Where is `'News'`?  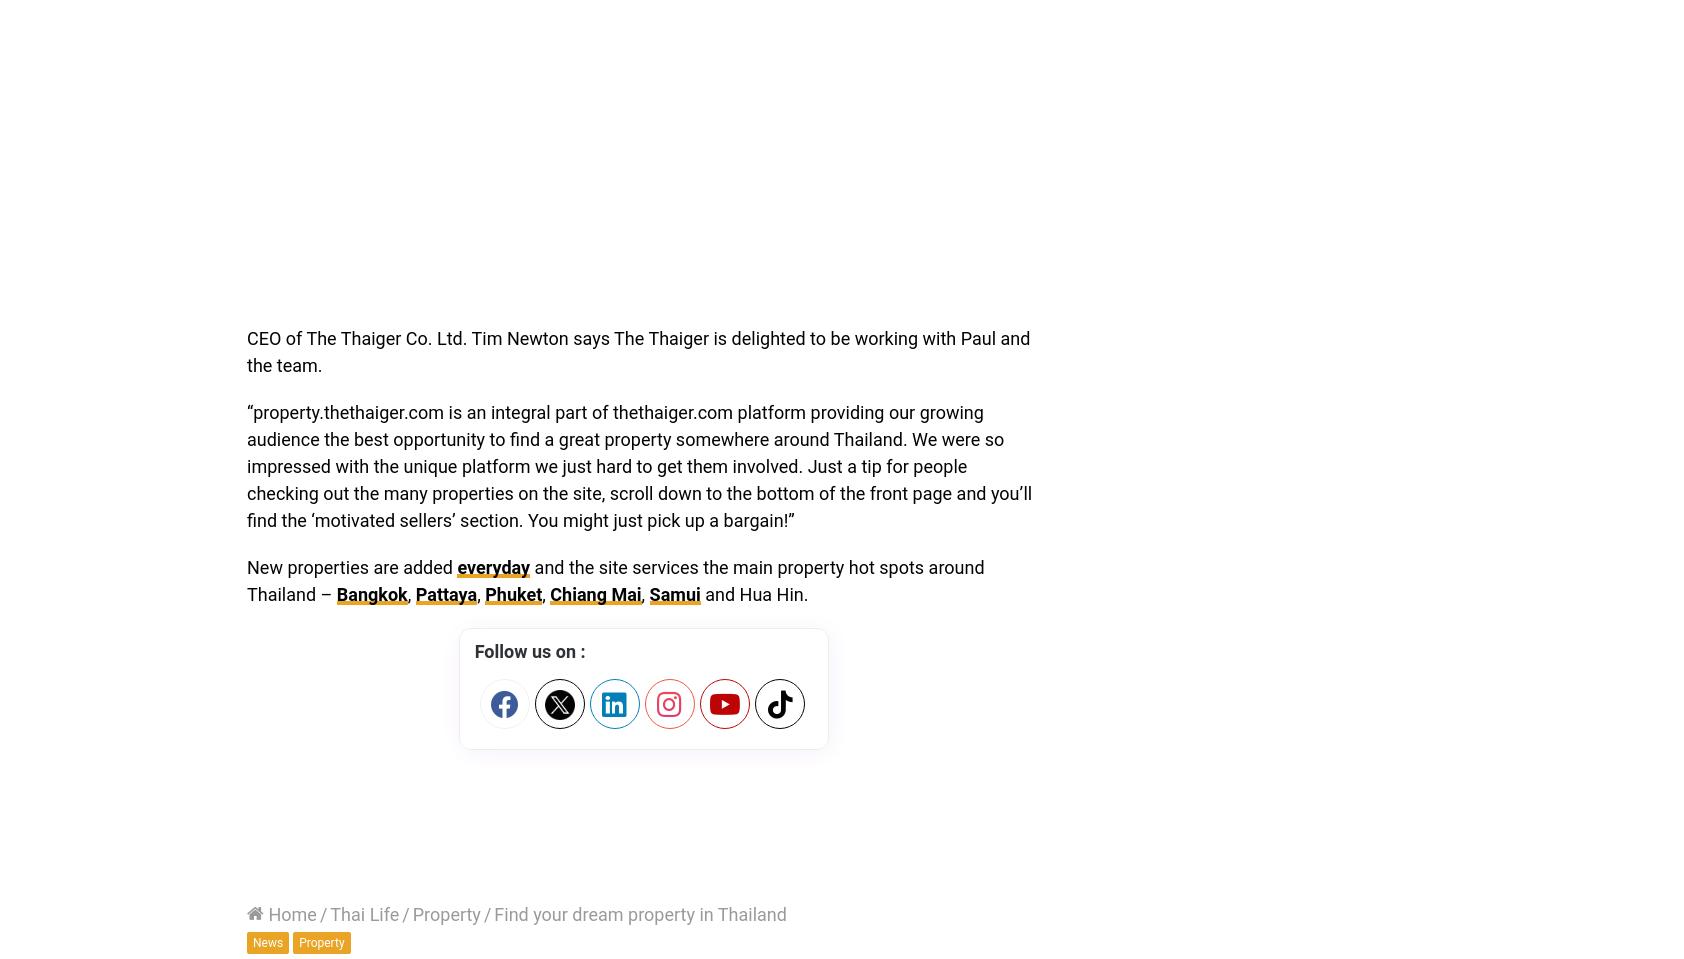 'News' is located at coordinates (252, 942).